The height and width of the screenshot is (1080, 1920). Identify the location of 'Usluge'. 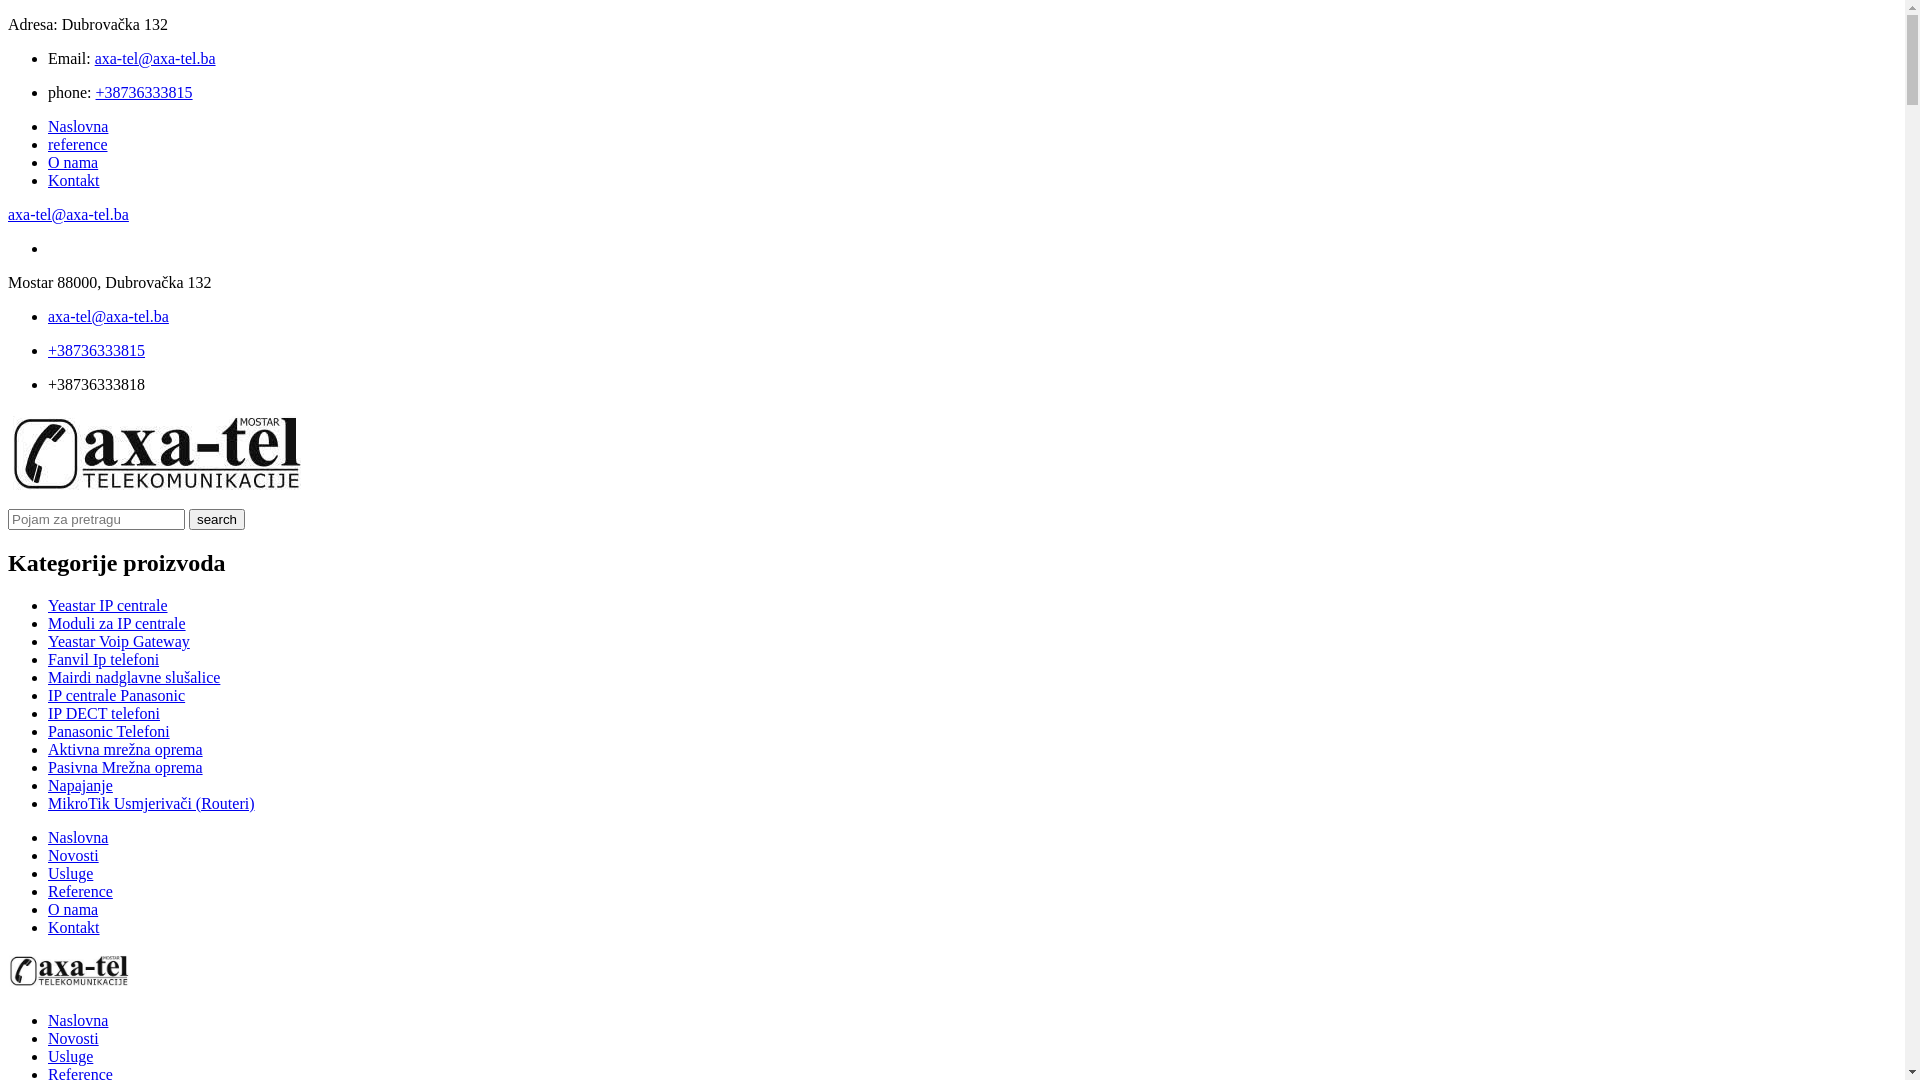
(70, 872).